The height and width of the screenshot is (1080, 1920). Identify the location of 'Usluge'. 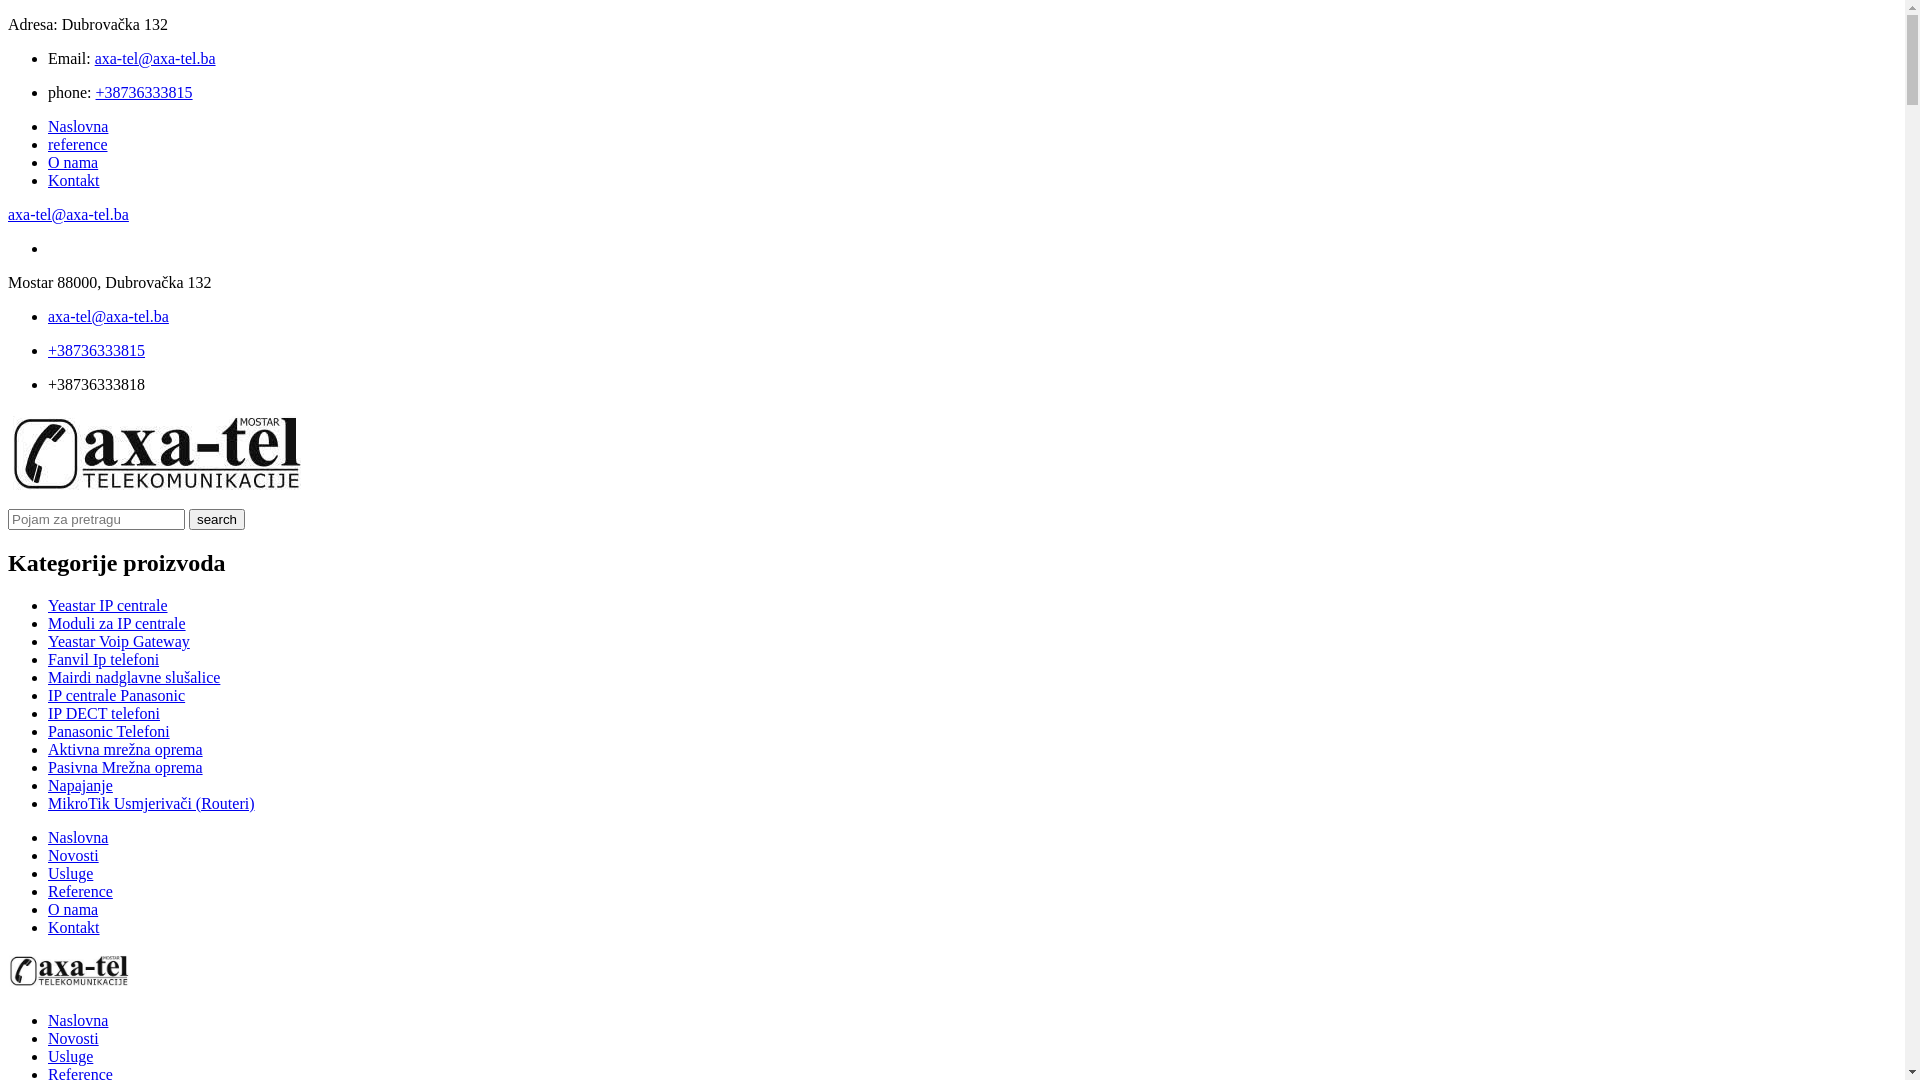
(70, 872).